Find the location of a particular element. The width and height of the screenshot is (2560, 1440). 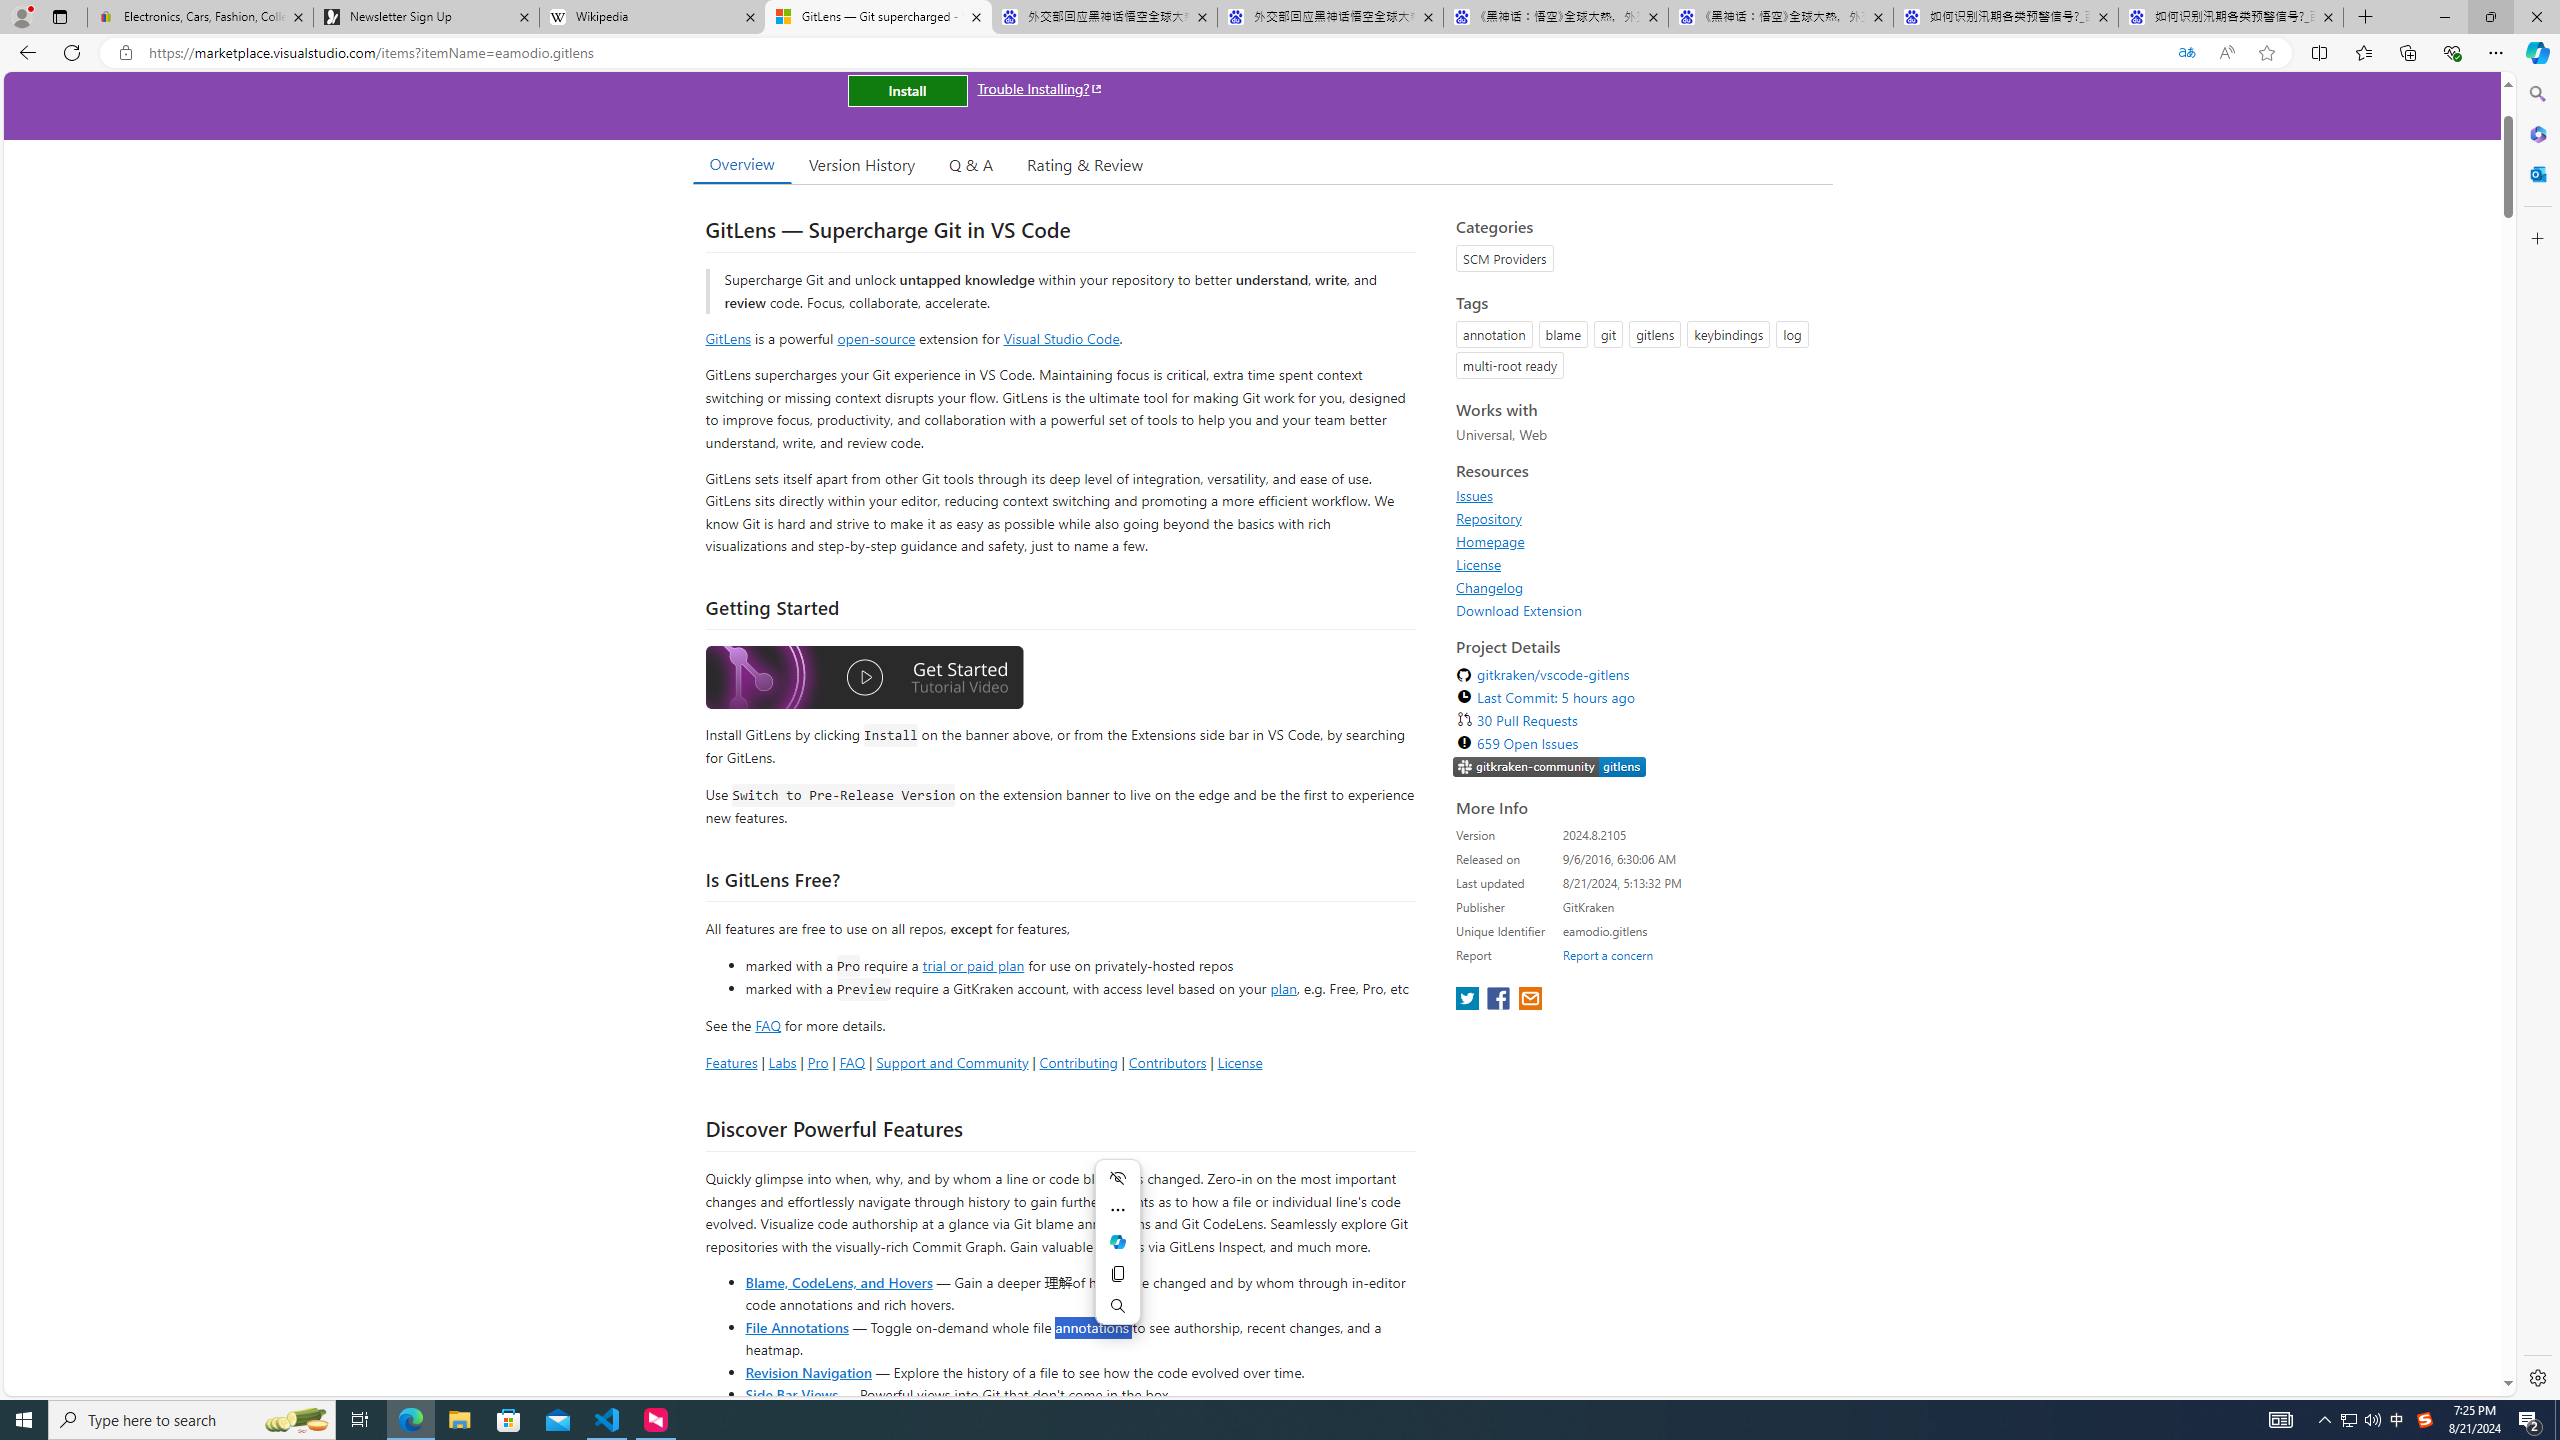

'Copy' is located at coordinates (1116, 1274).